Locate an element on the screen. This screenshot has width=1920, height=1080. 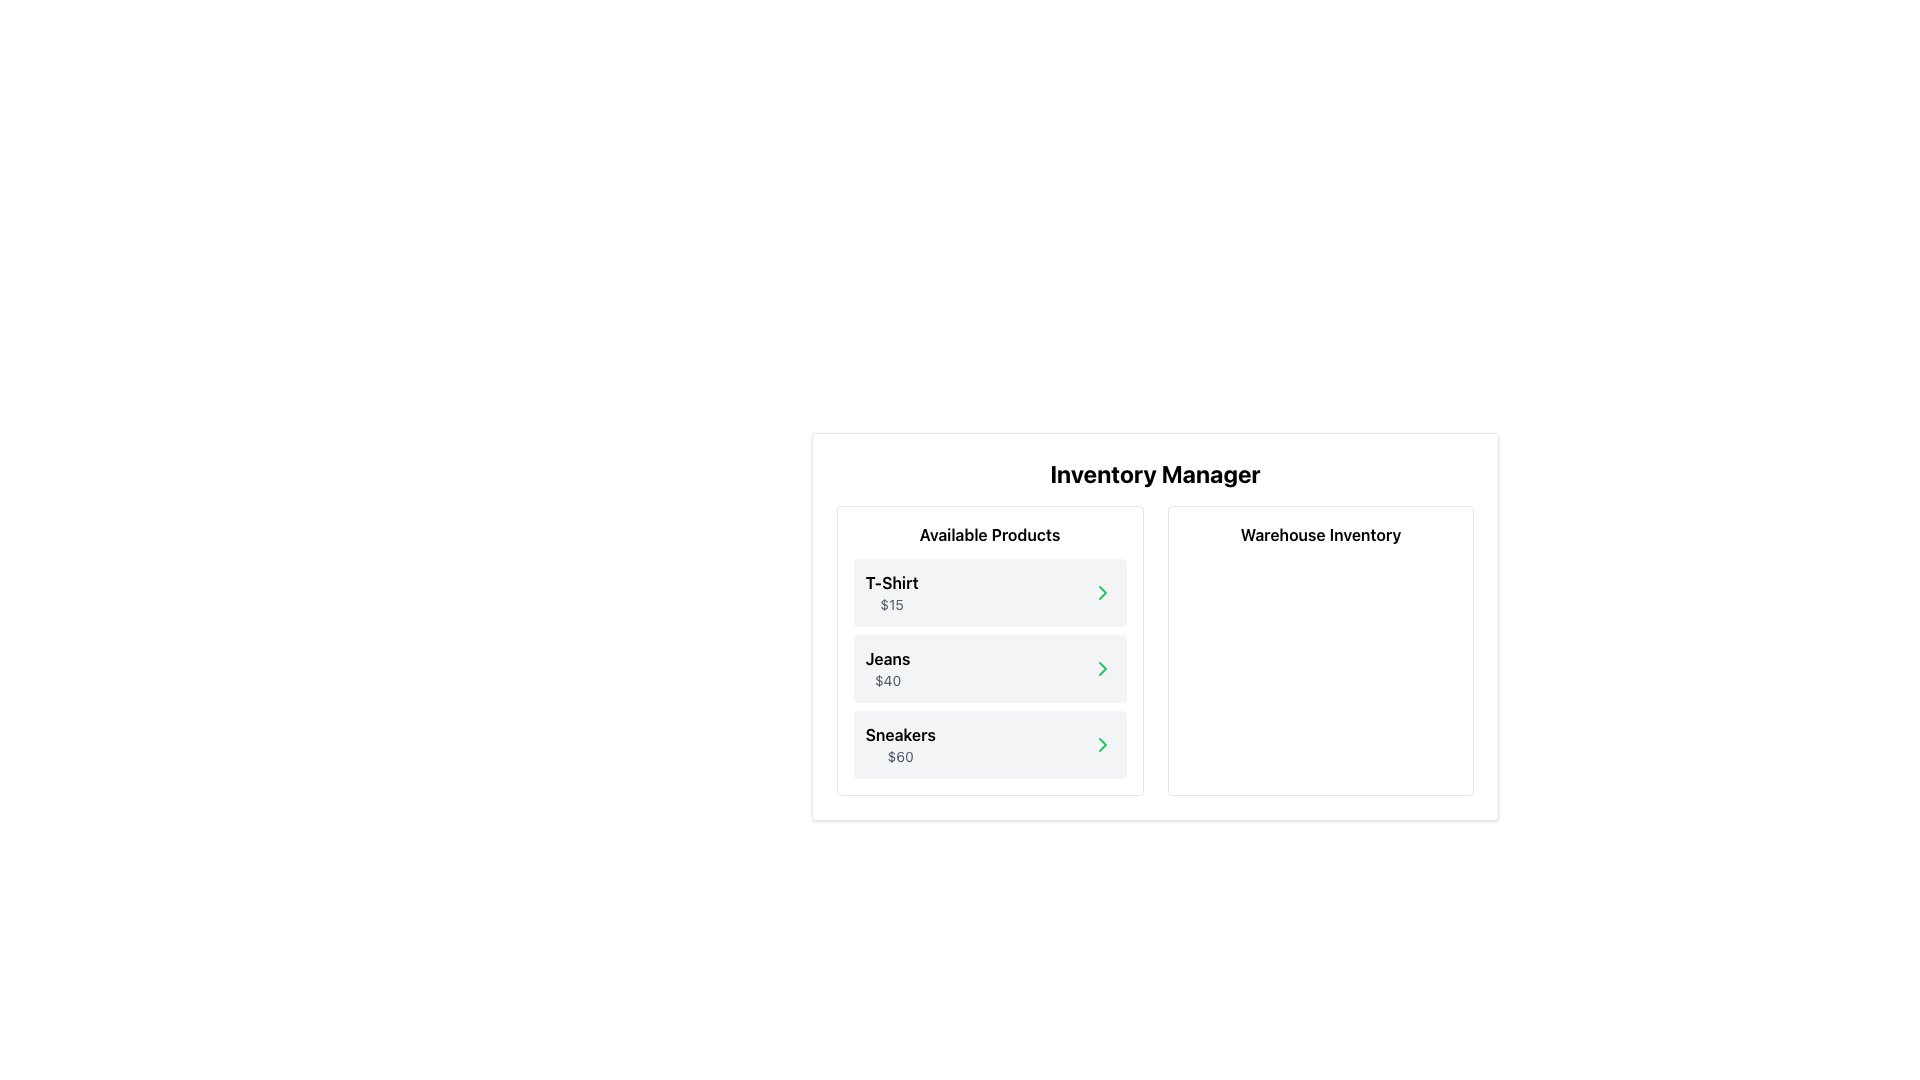
the product listing card for 'Sneakers' priced at '$60' is located at coordinates (899, 744).